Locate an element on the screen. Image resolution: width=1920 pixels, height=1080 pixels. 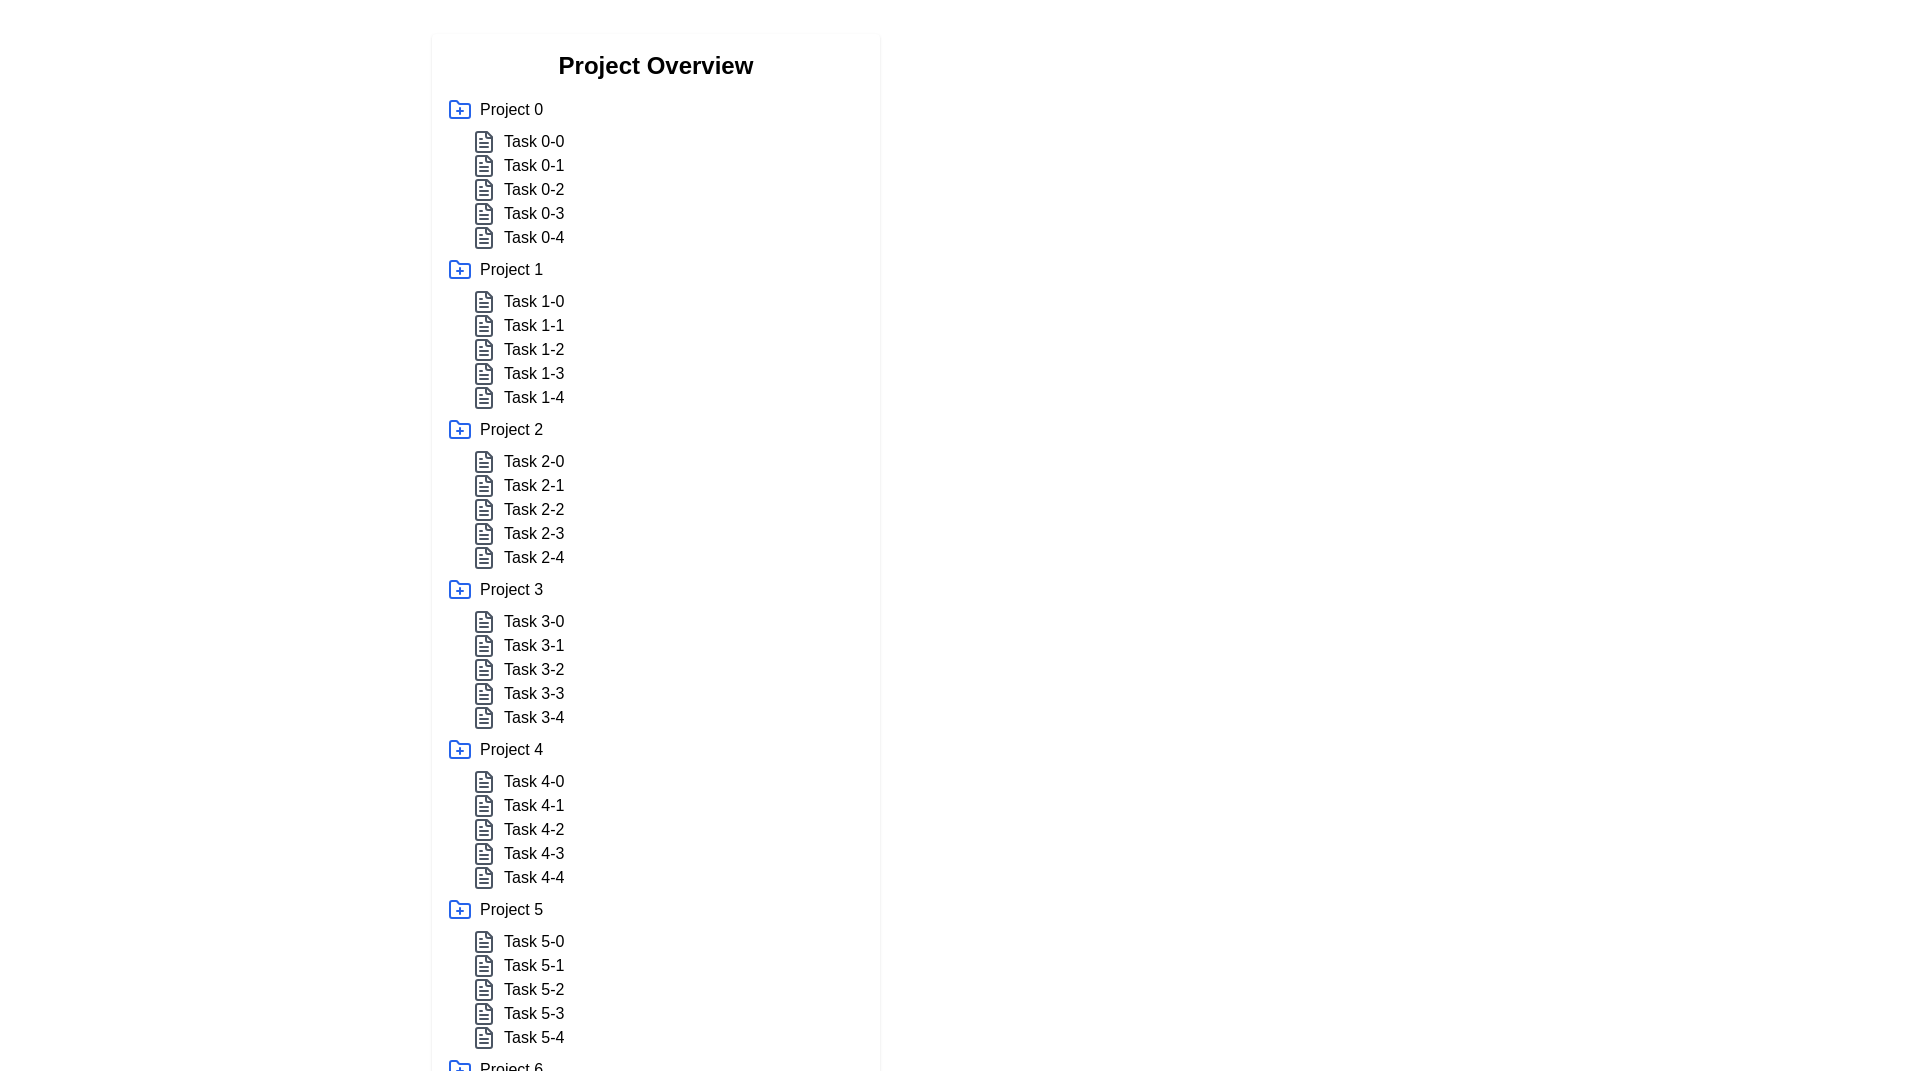
the text label 'Task 1-4' which is the fifth item under the header 'Project 1' in the task list for selection or navigation is located at coordinates (534, 397).